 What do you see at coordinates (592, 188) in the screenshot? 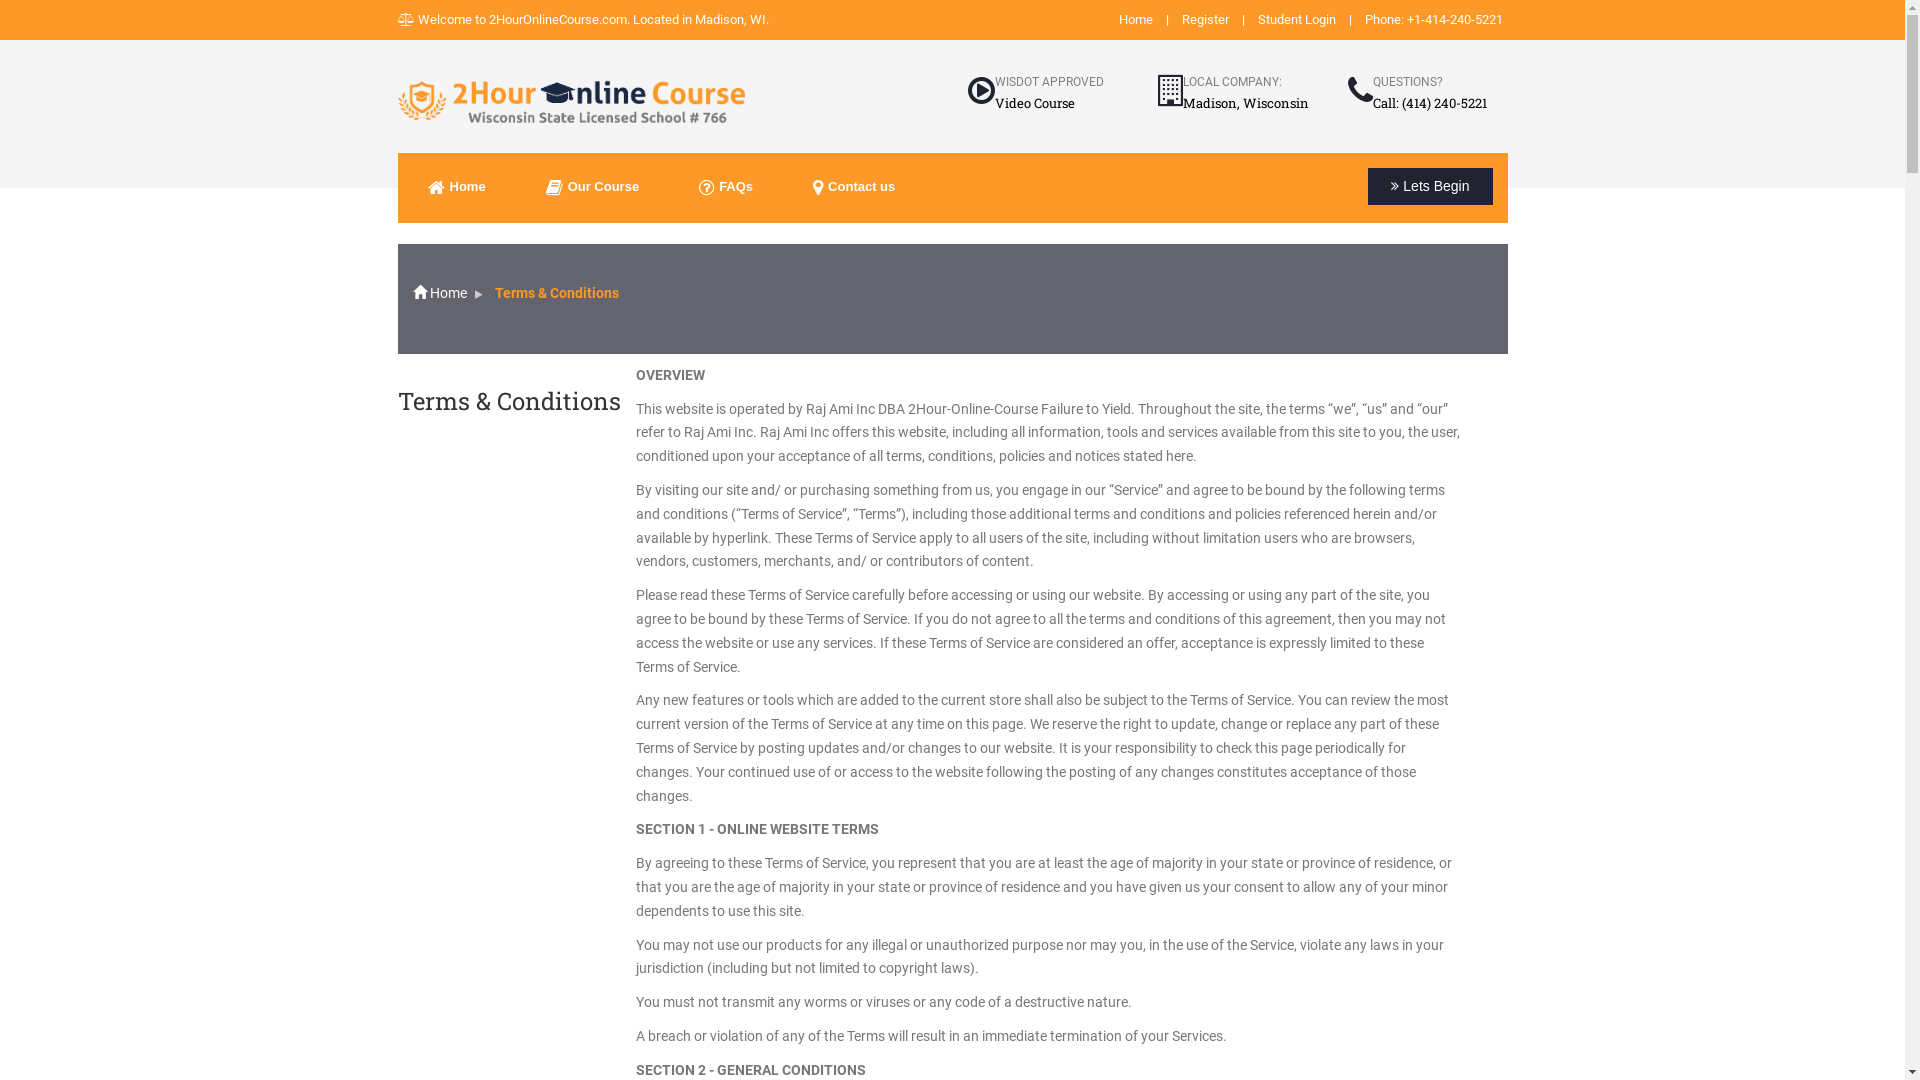
I see `'Our Course'` at bounding box center [592, 188].